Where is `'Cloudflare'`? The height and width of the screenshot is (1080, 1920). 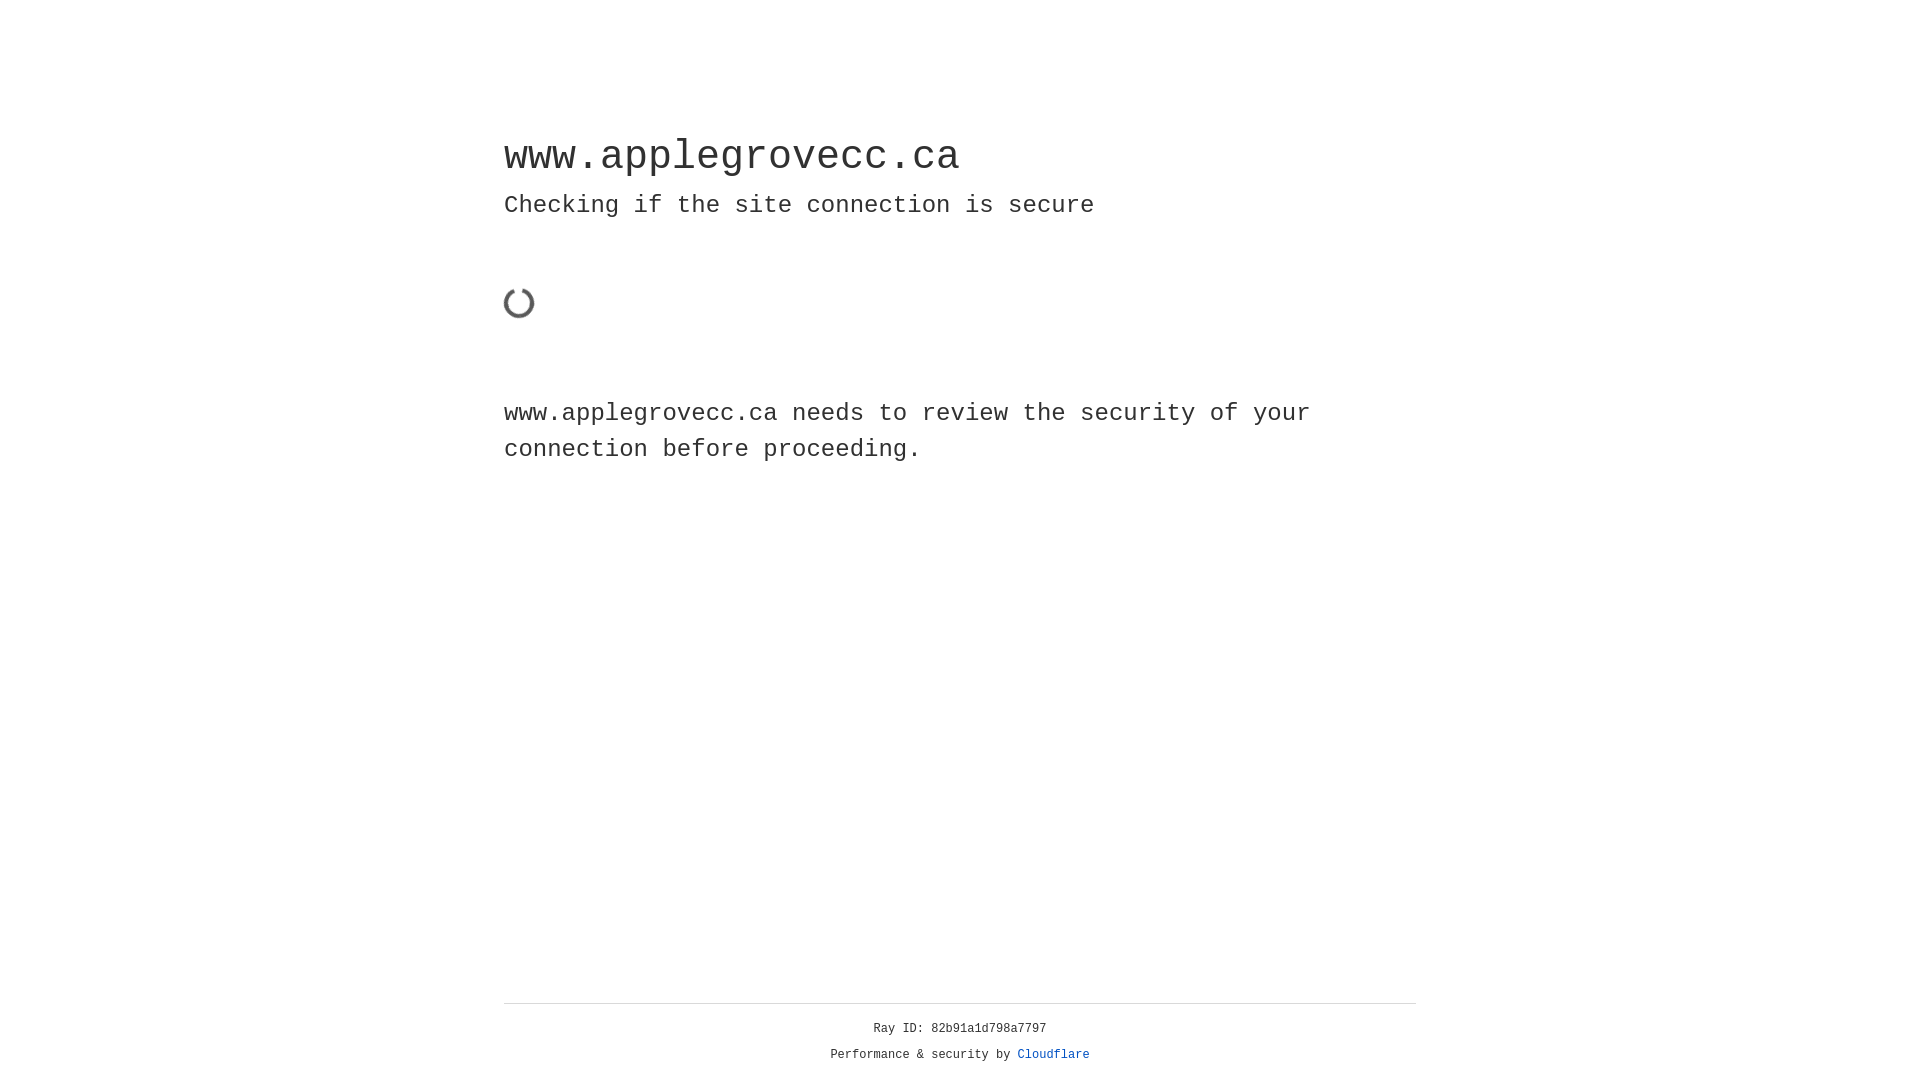
'Cloudflare' is located at coordinates (1053, 1054).